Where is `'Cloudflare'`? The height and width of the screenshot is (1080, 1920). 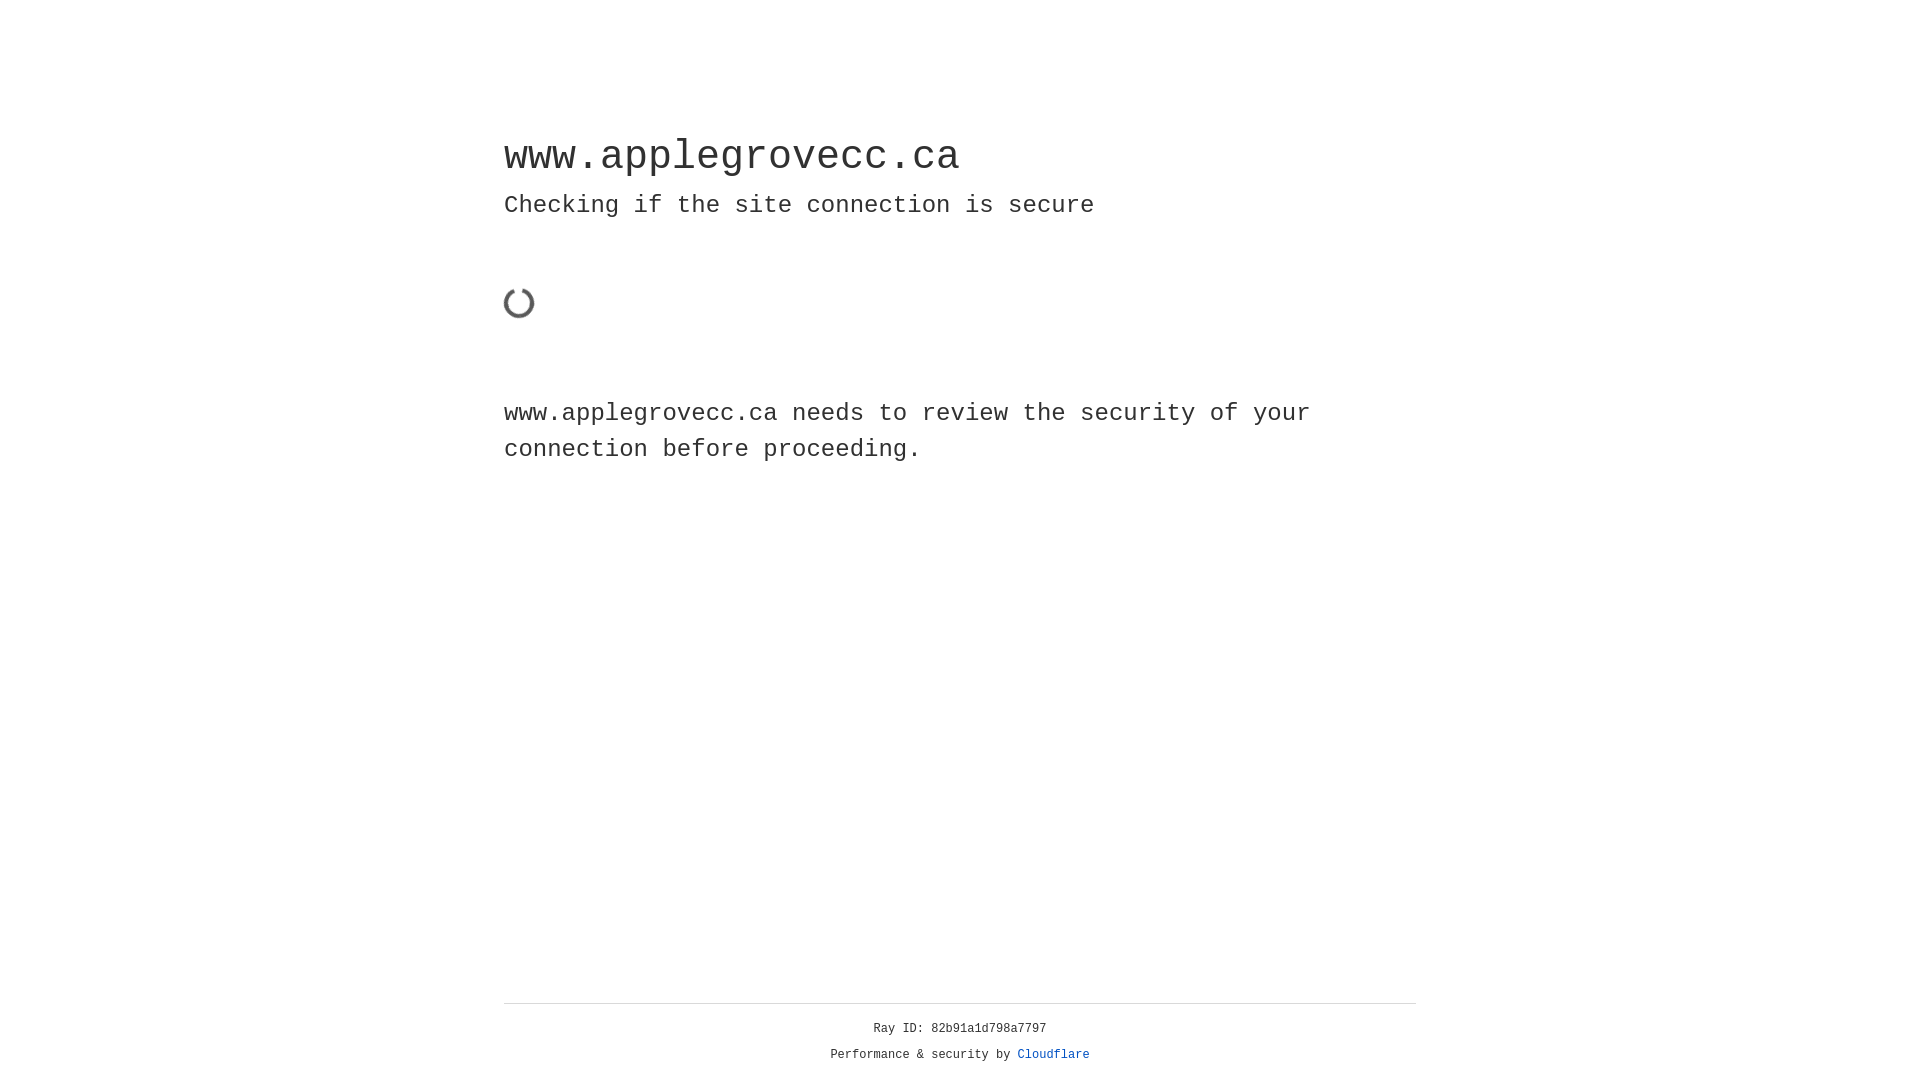
'Cloudflare' is located at coordinates (1053, 1054).